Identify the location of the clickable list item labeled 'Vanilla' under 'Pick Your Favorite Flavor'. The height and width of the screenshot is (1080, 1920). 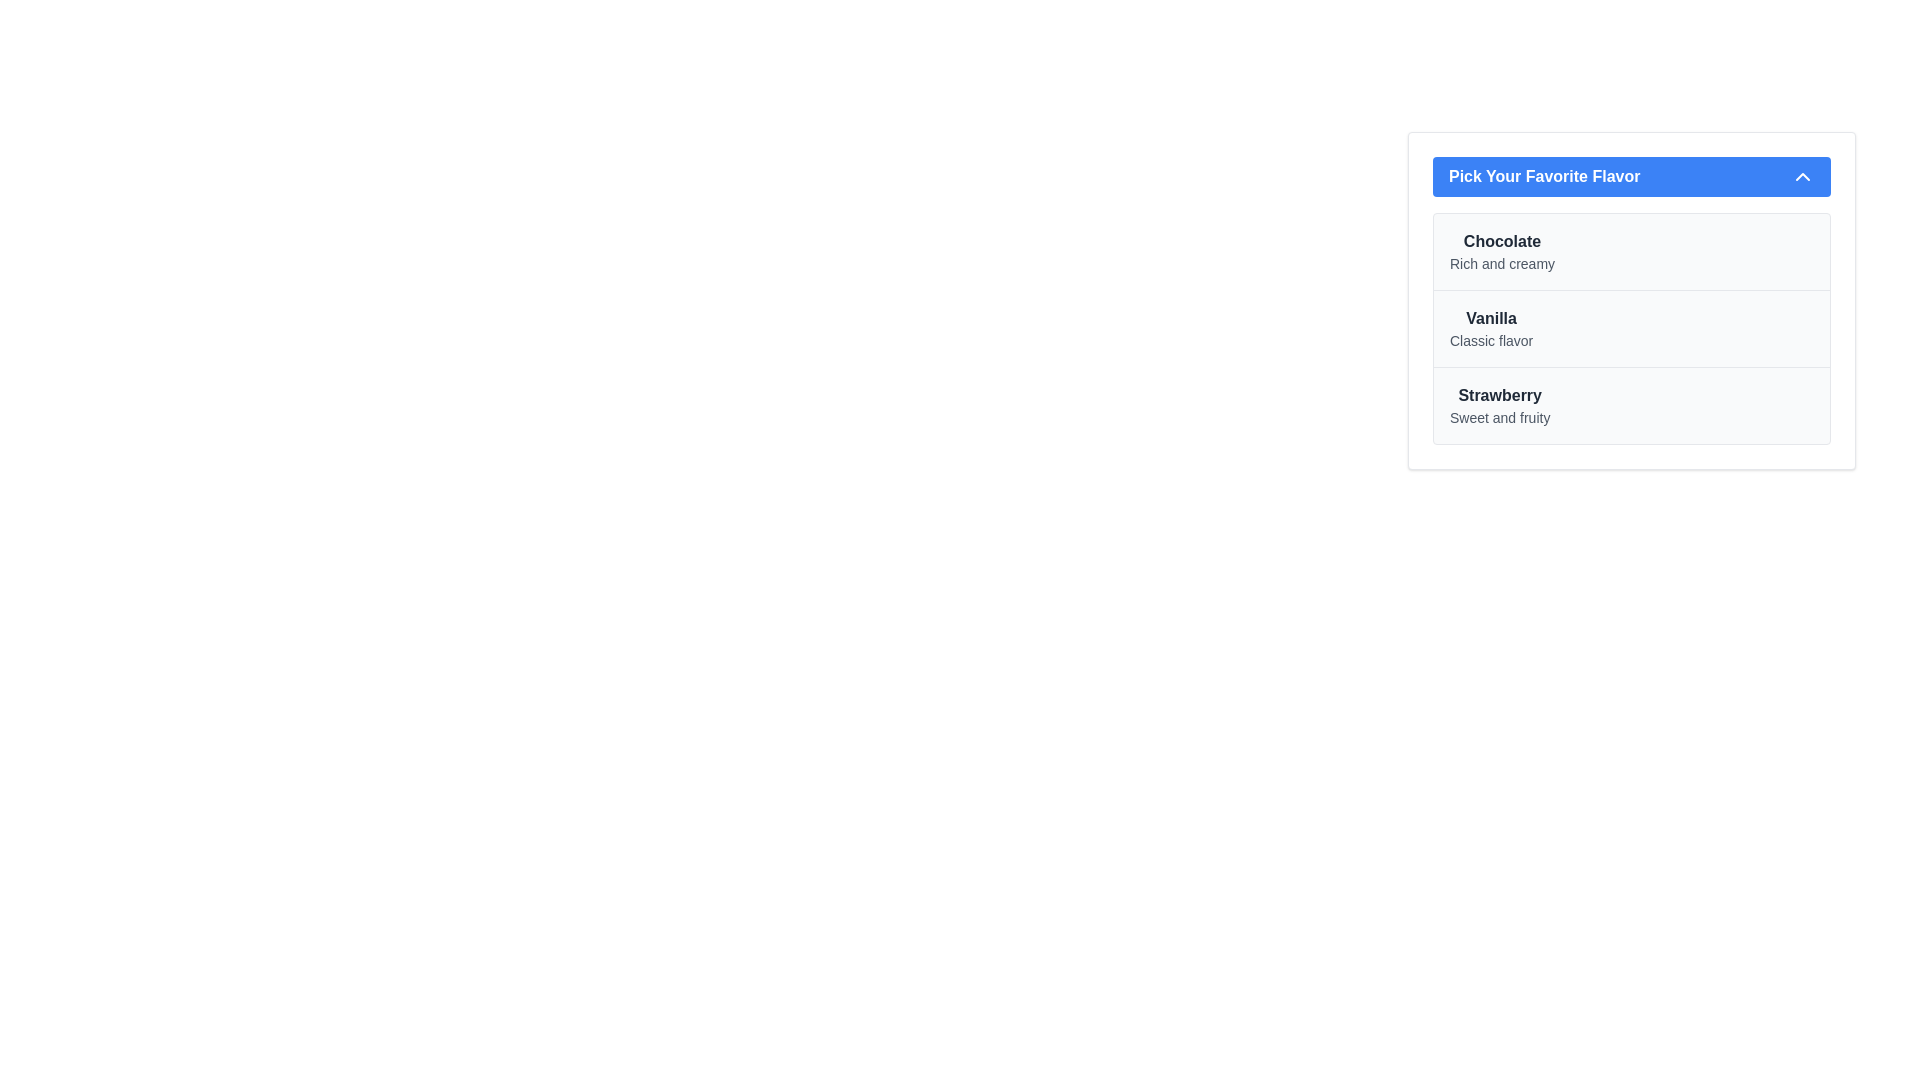
(1632, 300).